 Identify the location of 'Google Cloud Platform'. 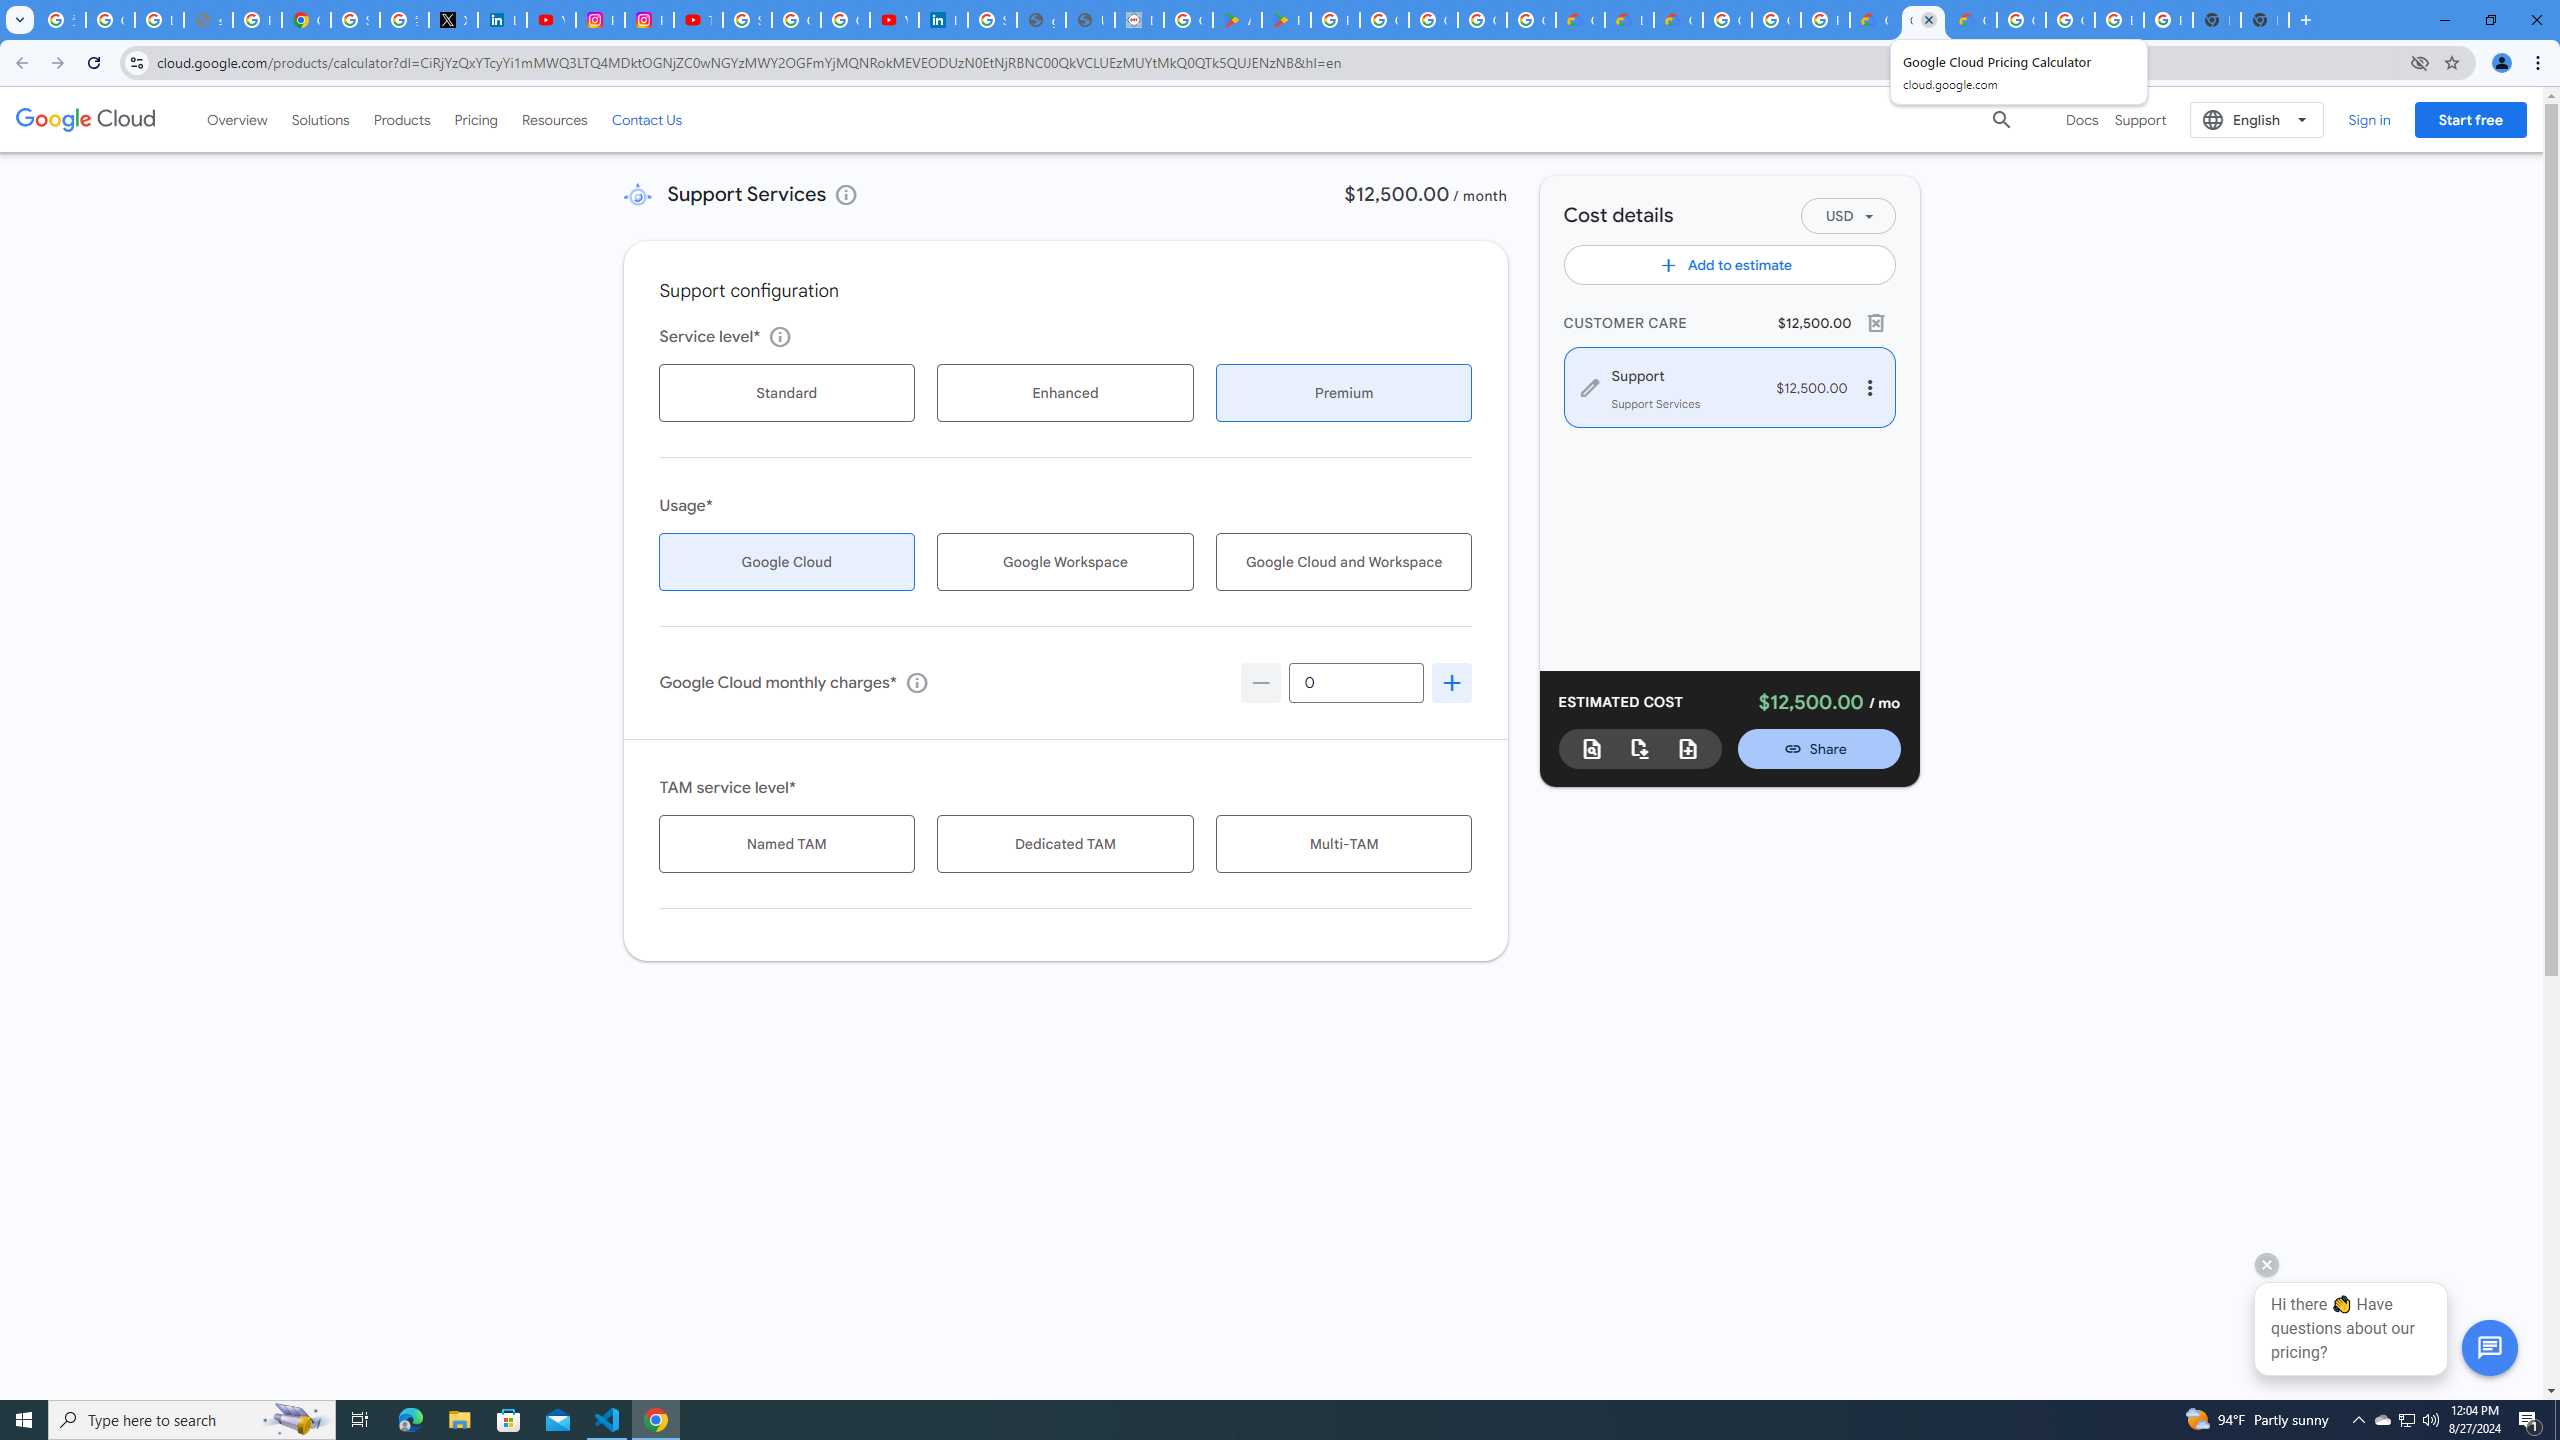
(2070, 19).